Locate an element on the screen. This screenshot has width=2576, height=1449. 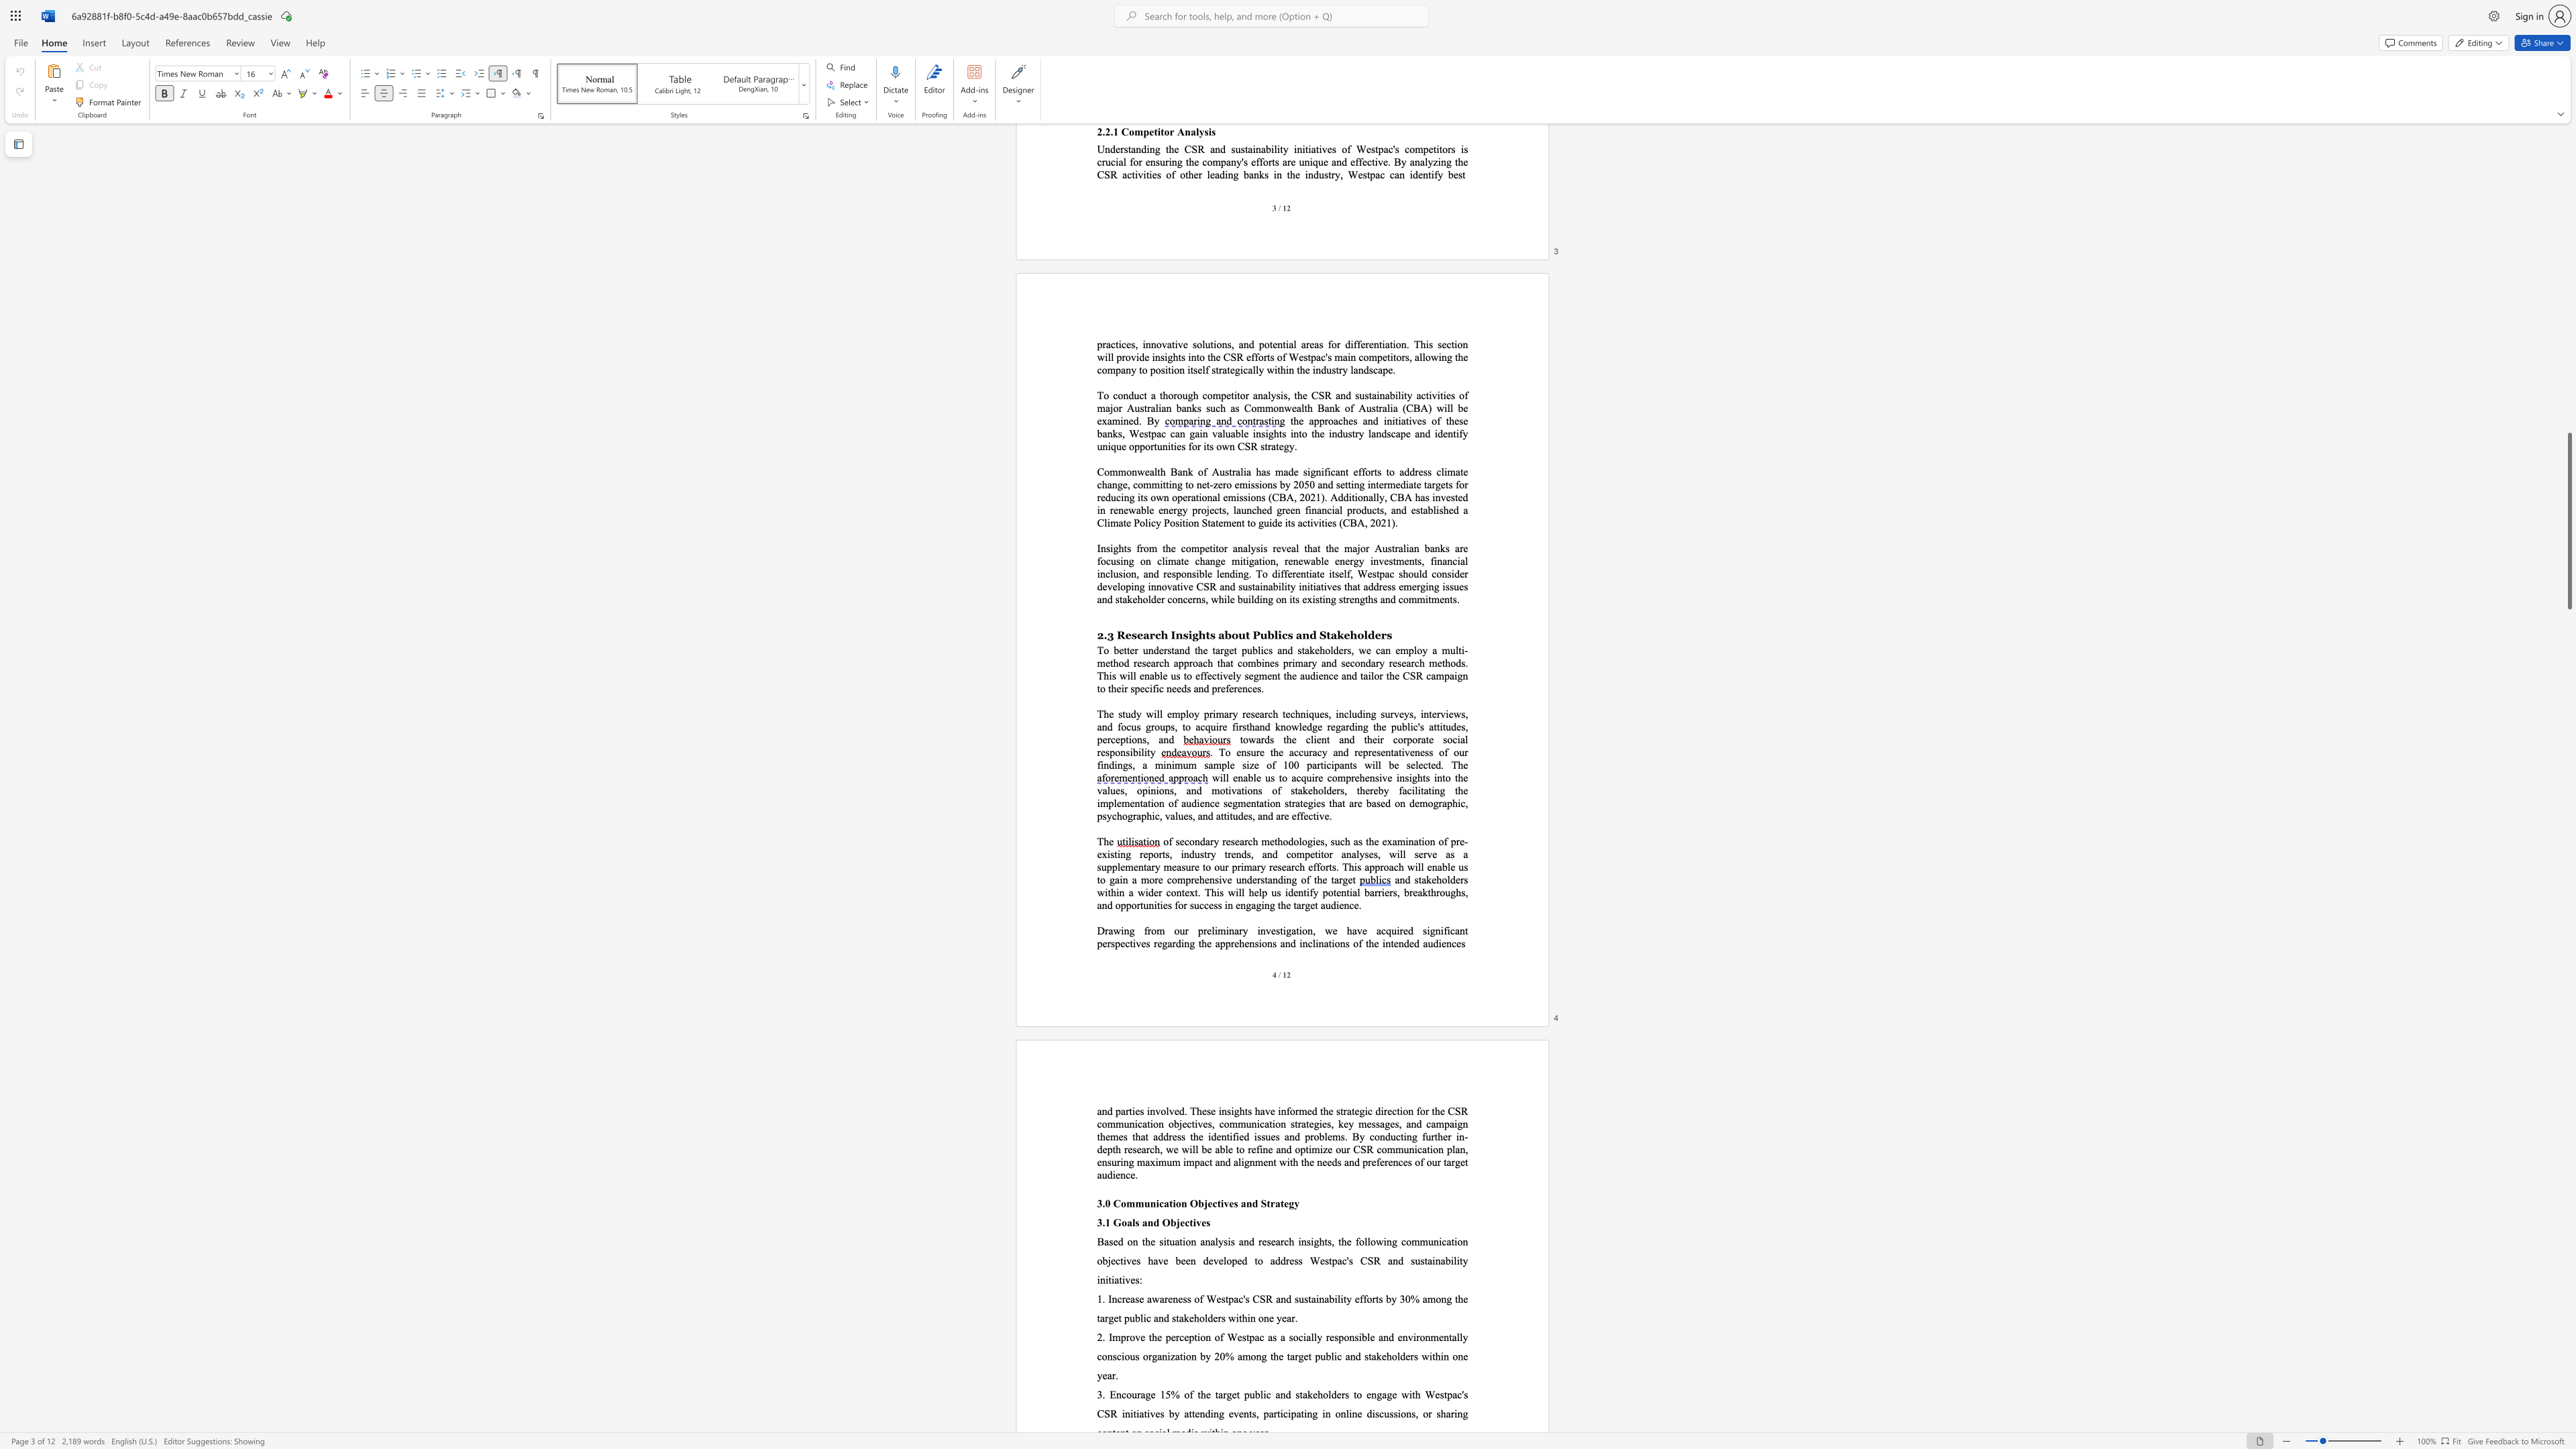
the subset text "ary research efforts. This approach wi" within the text "of secondary research methodologies, such as the examination of pre-existing reports, industry trends, and competitor analyses, will serve as a supplementary measure to our primary research efforts. This approach will enable us to gain a more comprehensive understanding of the target" is located at coordinates (1250, 866).